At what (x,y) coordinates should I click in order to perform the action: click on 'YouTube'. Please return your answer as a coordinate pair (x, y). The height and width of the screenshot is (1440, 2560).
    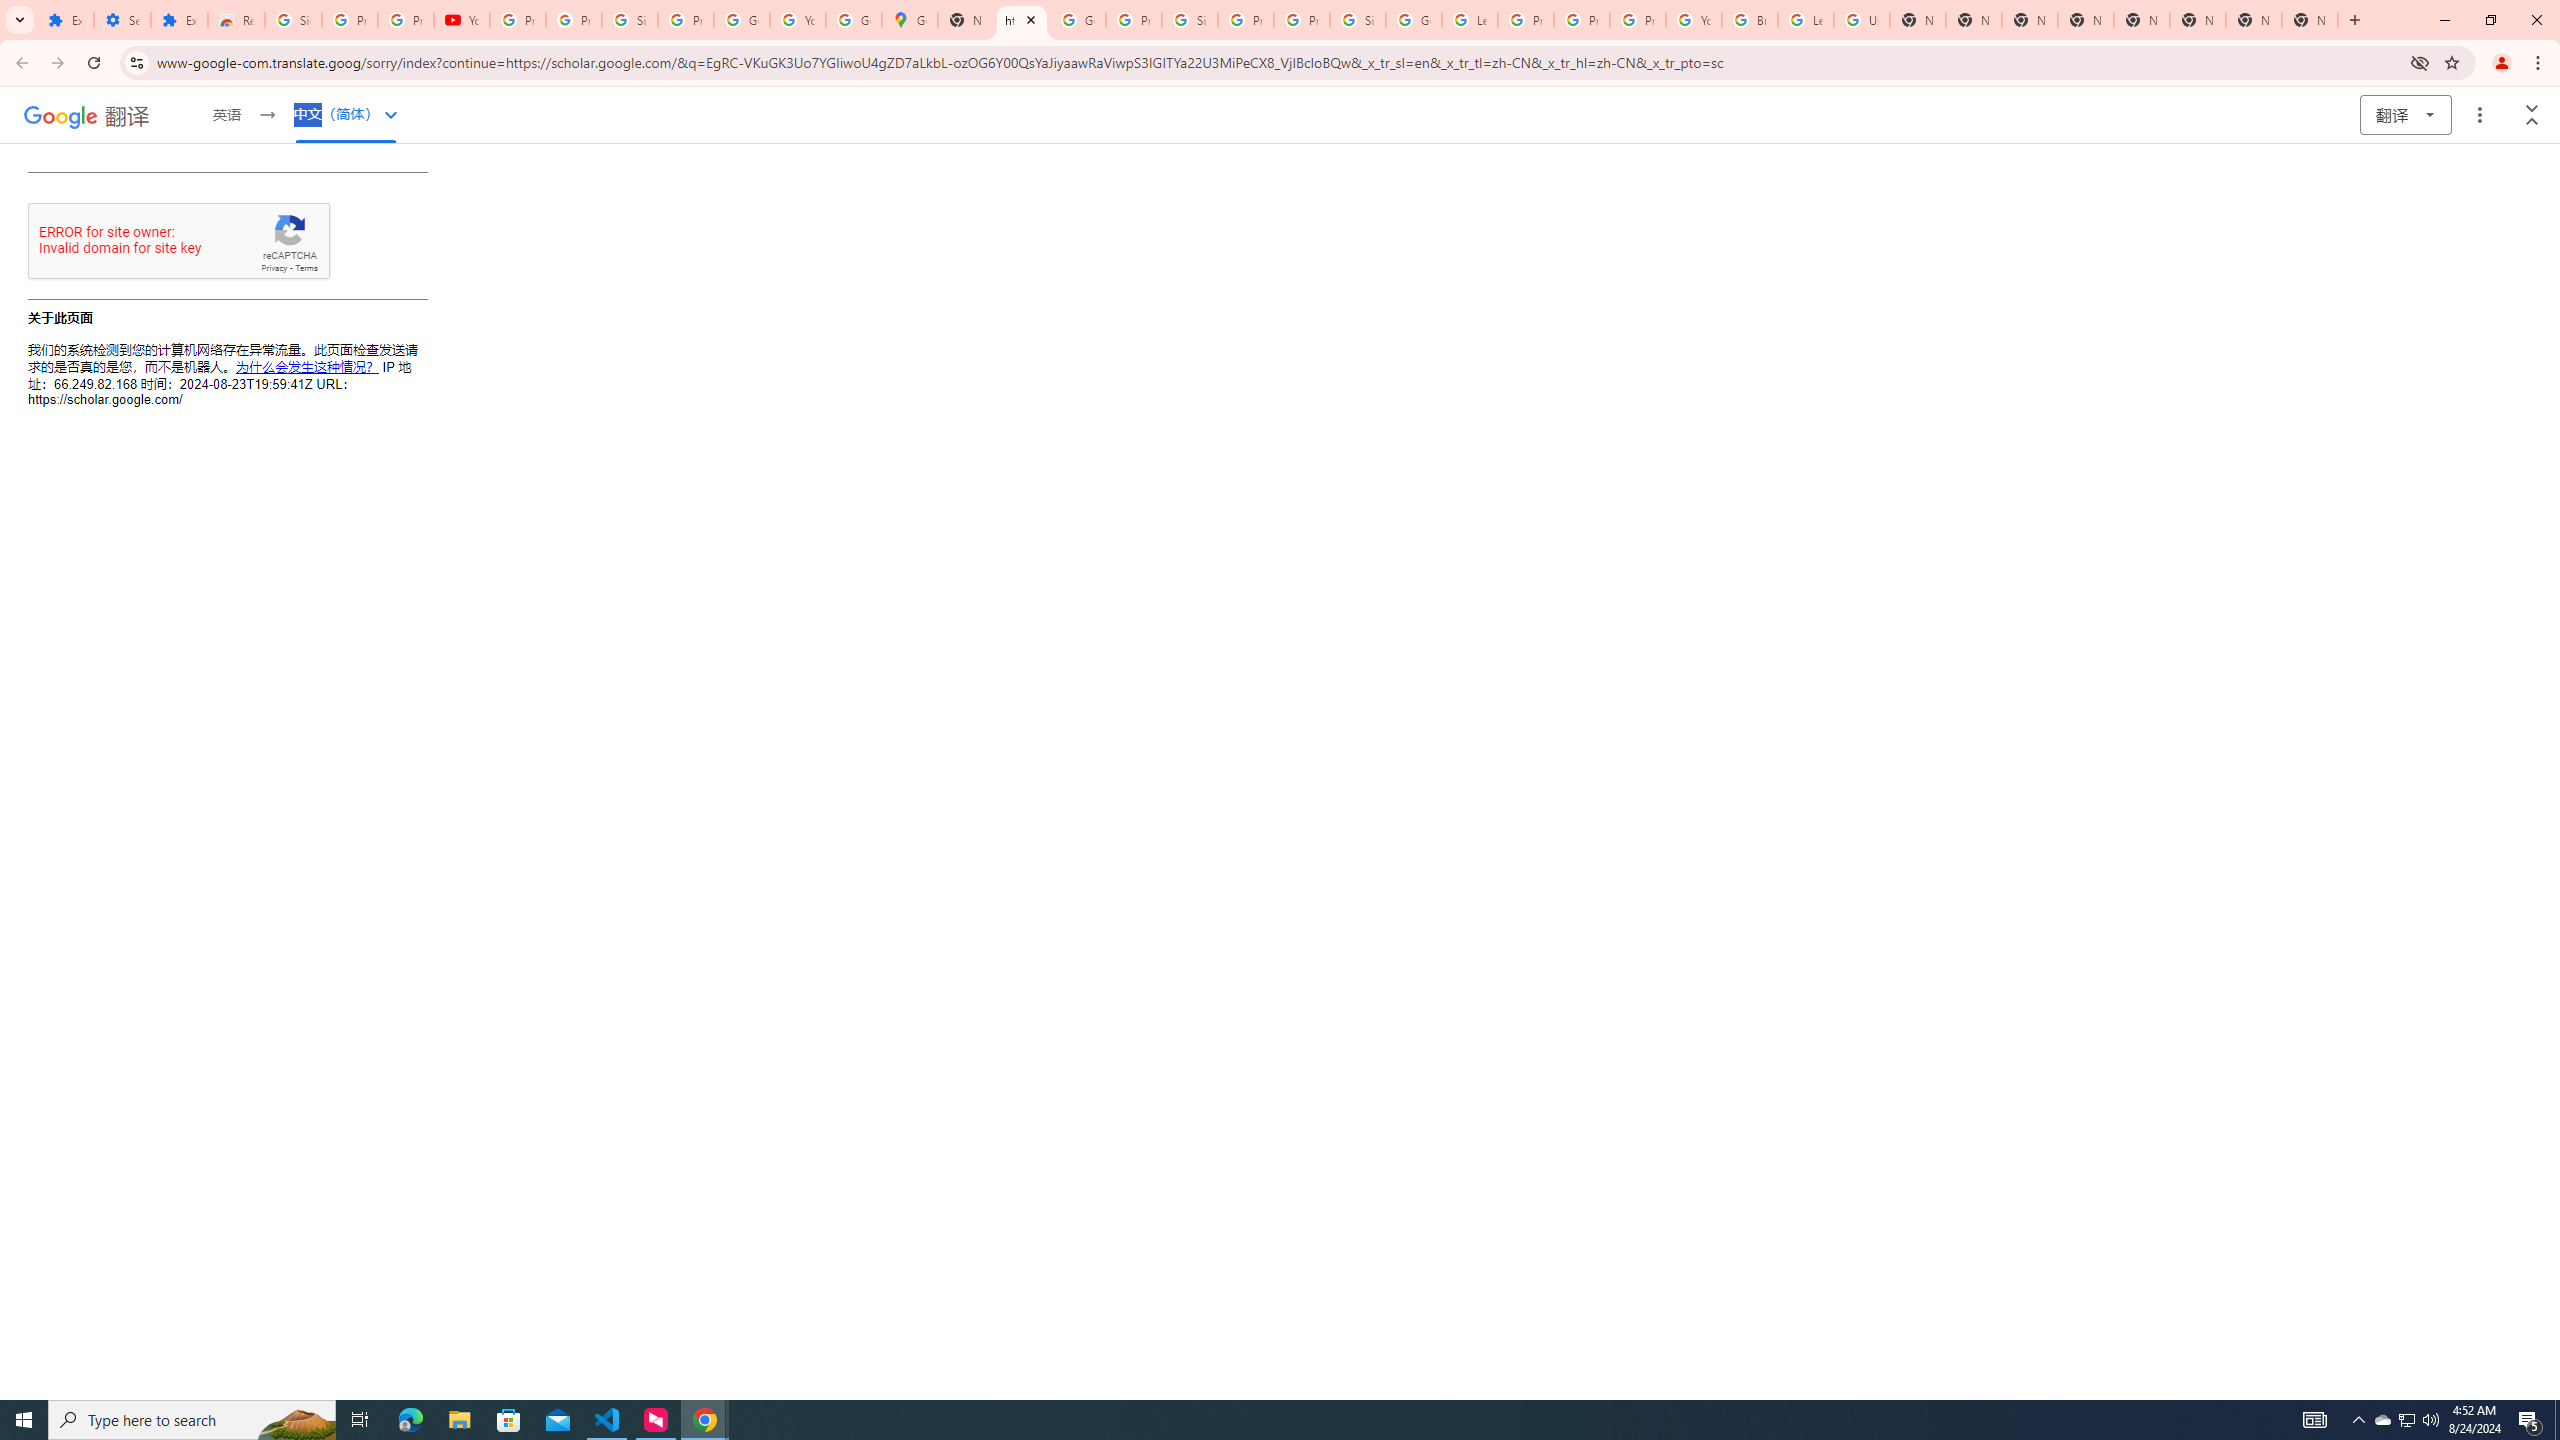
    Looking at the image, I should click on (796, 19).